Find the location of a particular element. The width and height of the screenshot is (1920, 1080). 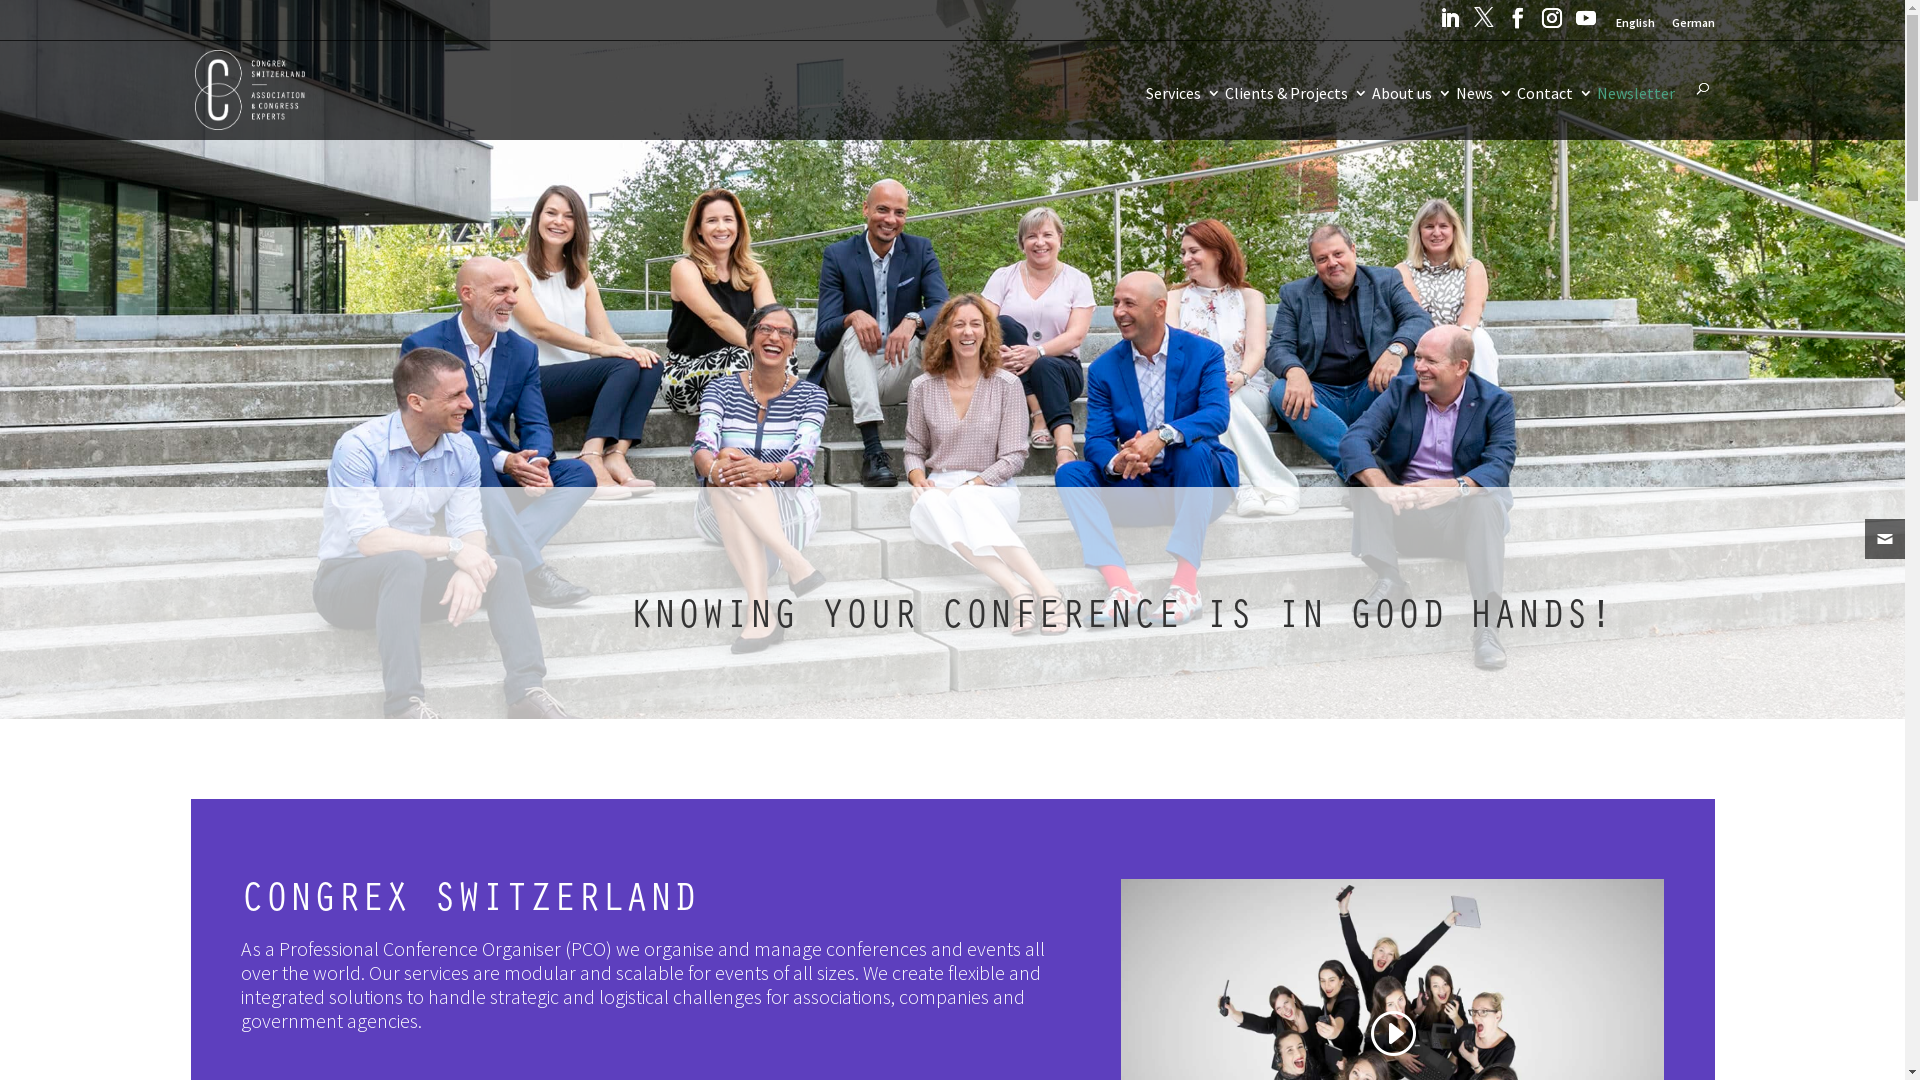

'News' is located at coordinates (1455, 112).